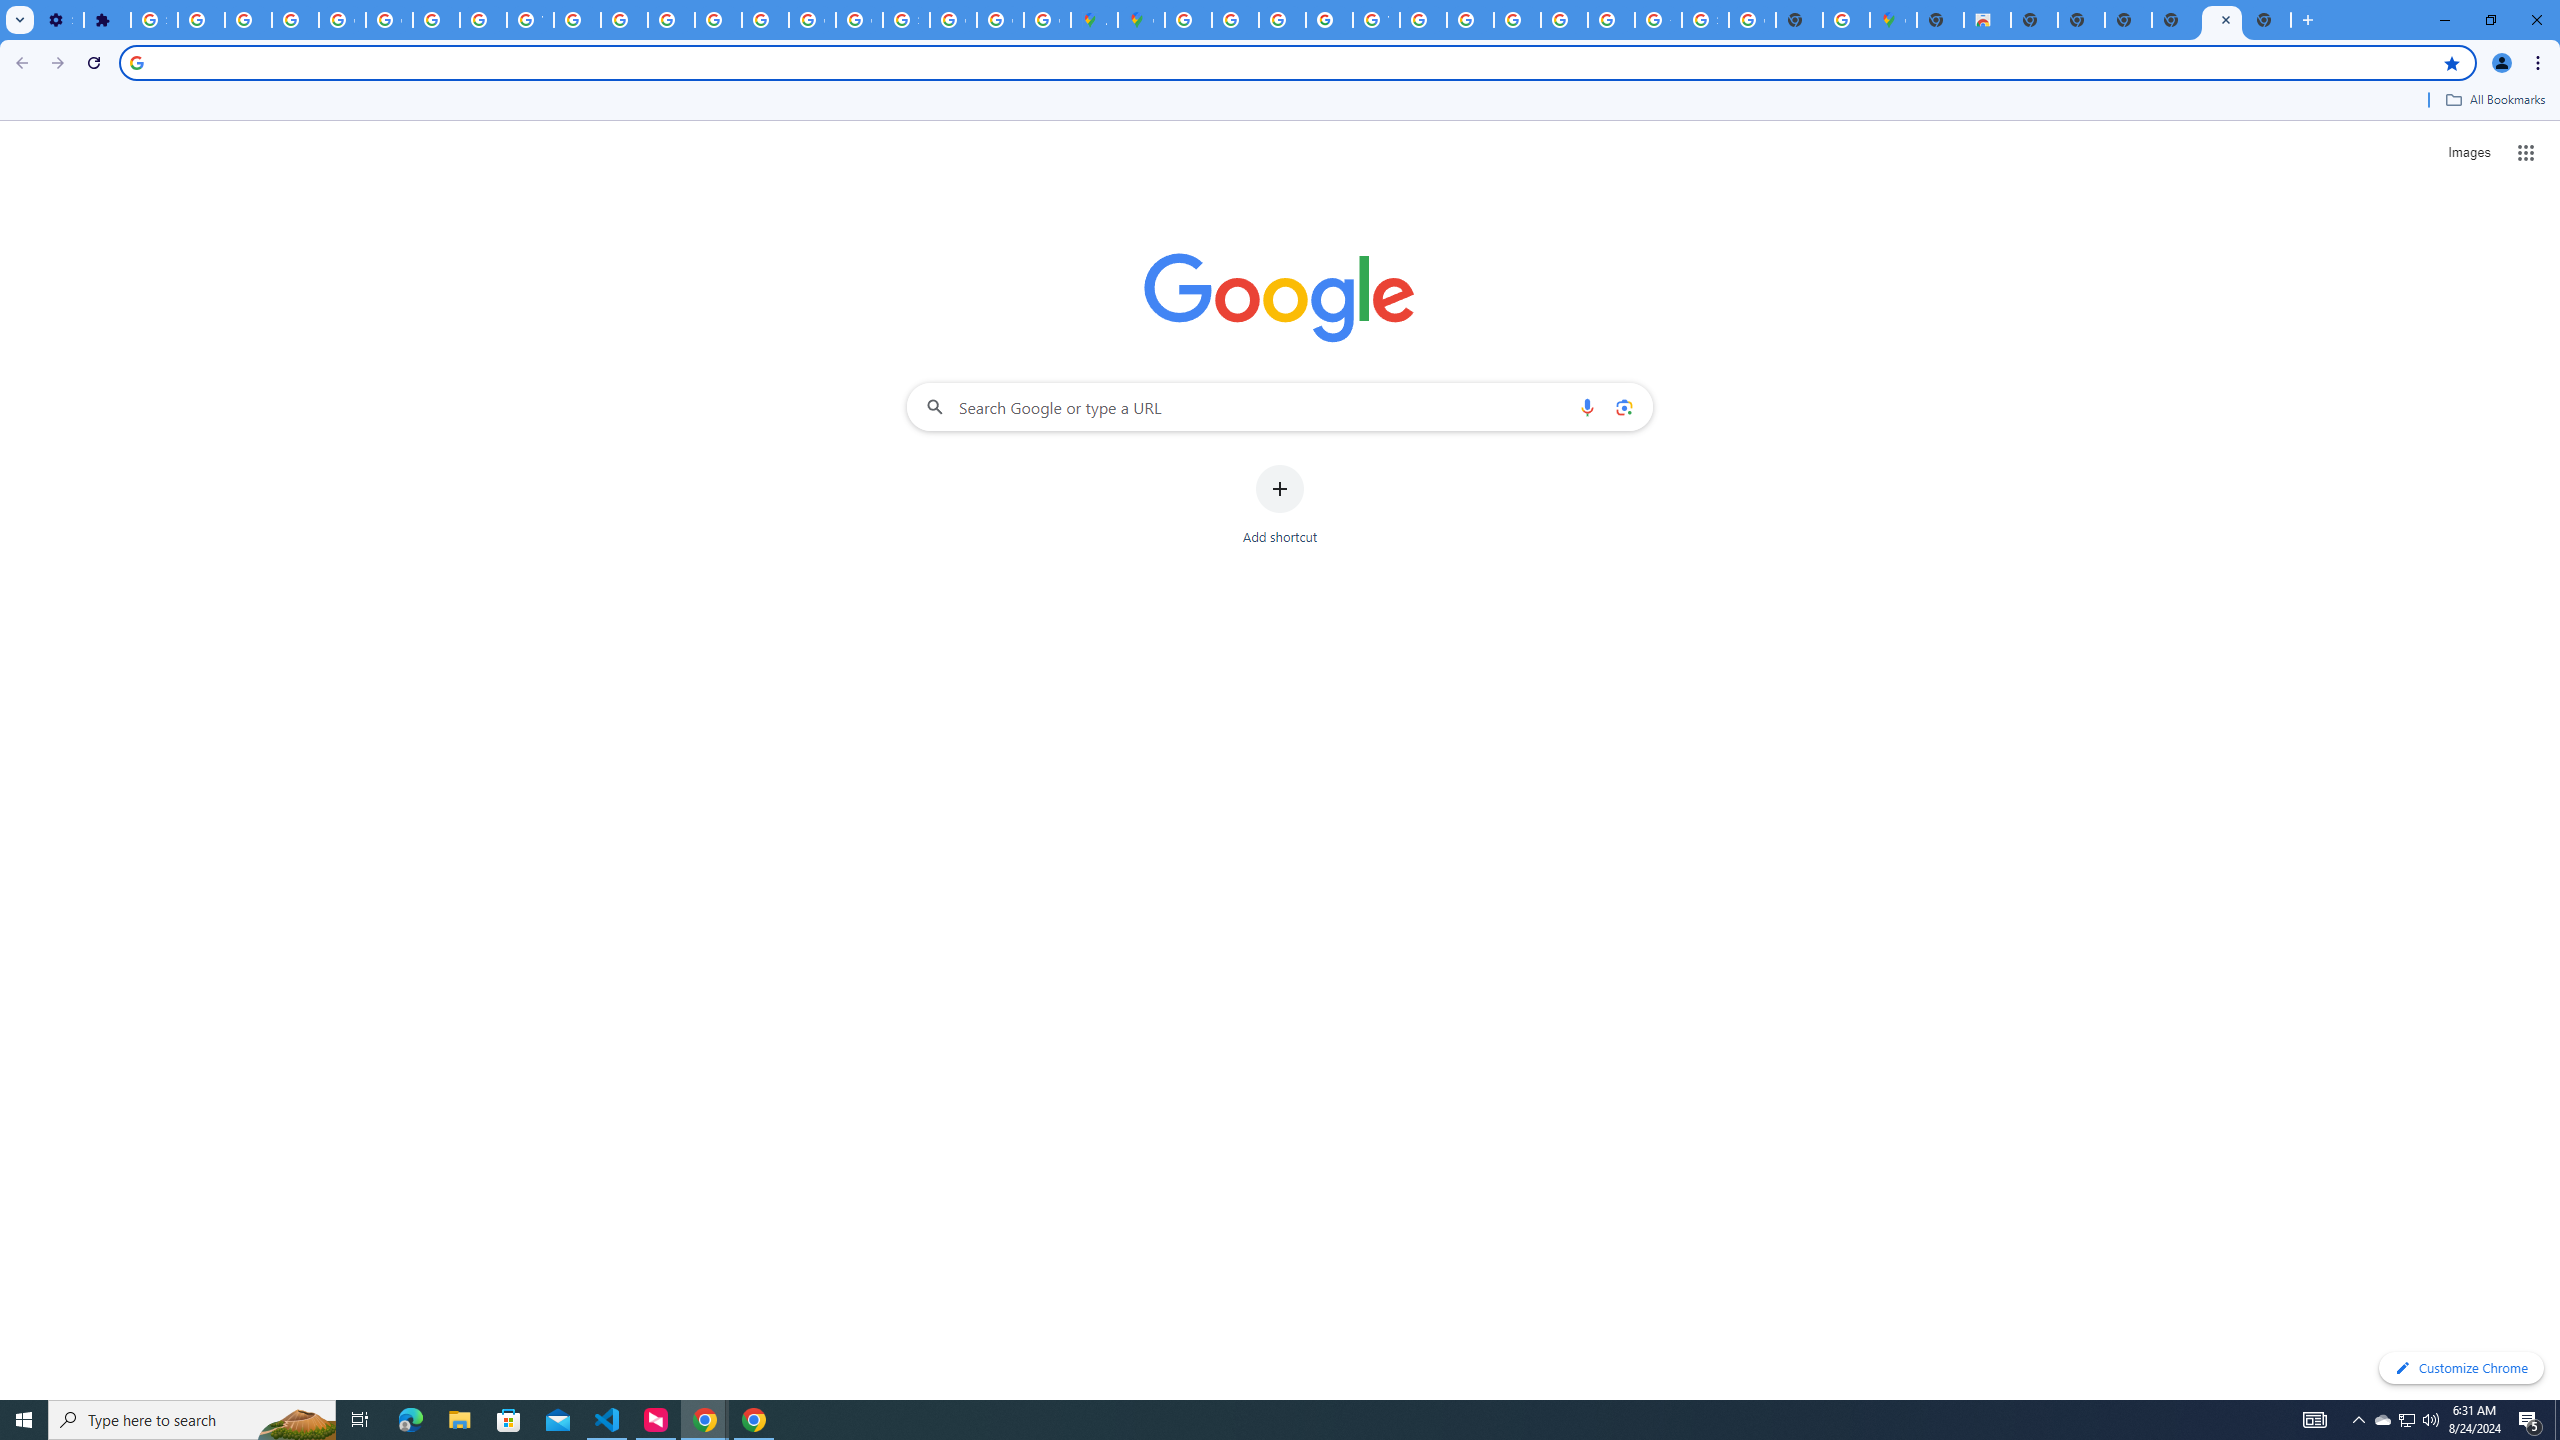 The image size is (2560, 1440). I want to click on 'Search by image', so click(1622, 405).